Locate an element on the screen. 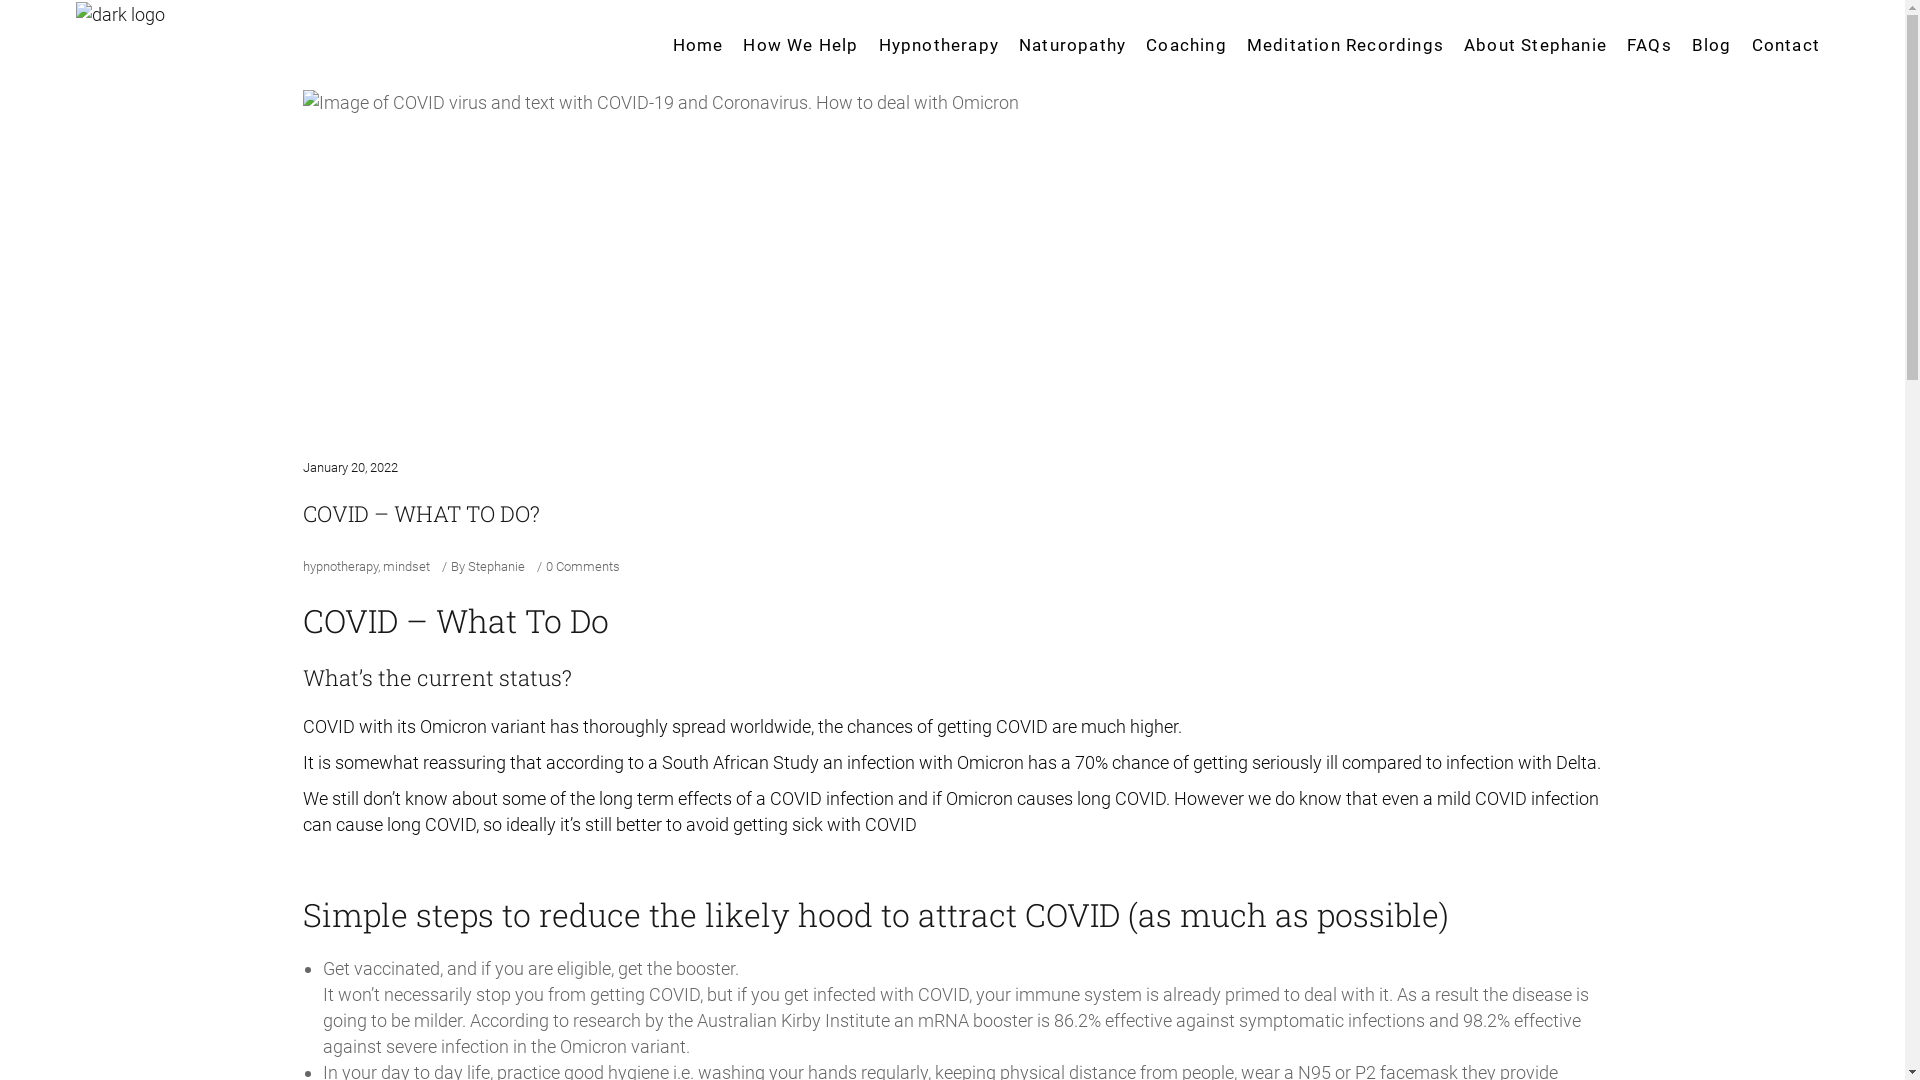  'How We Help' is located at coordinates (800, 45).